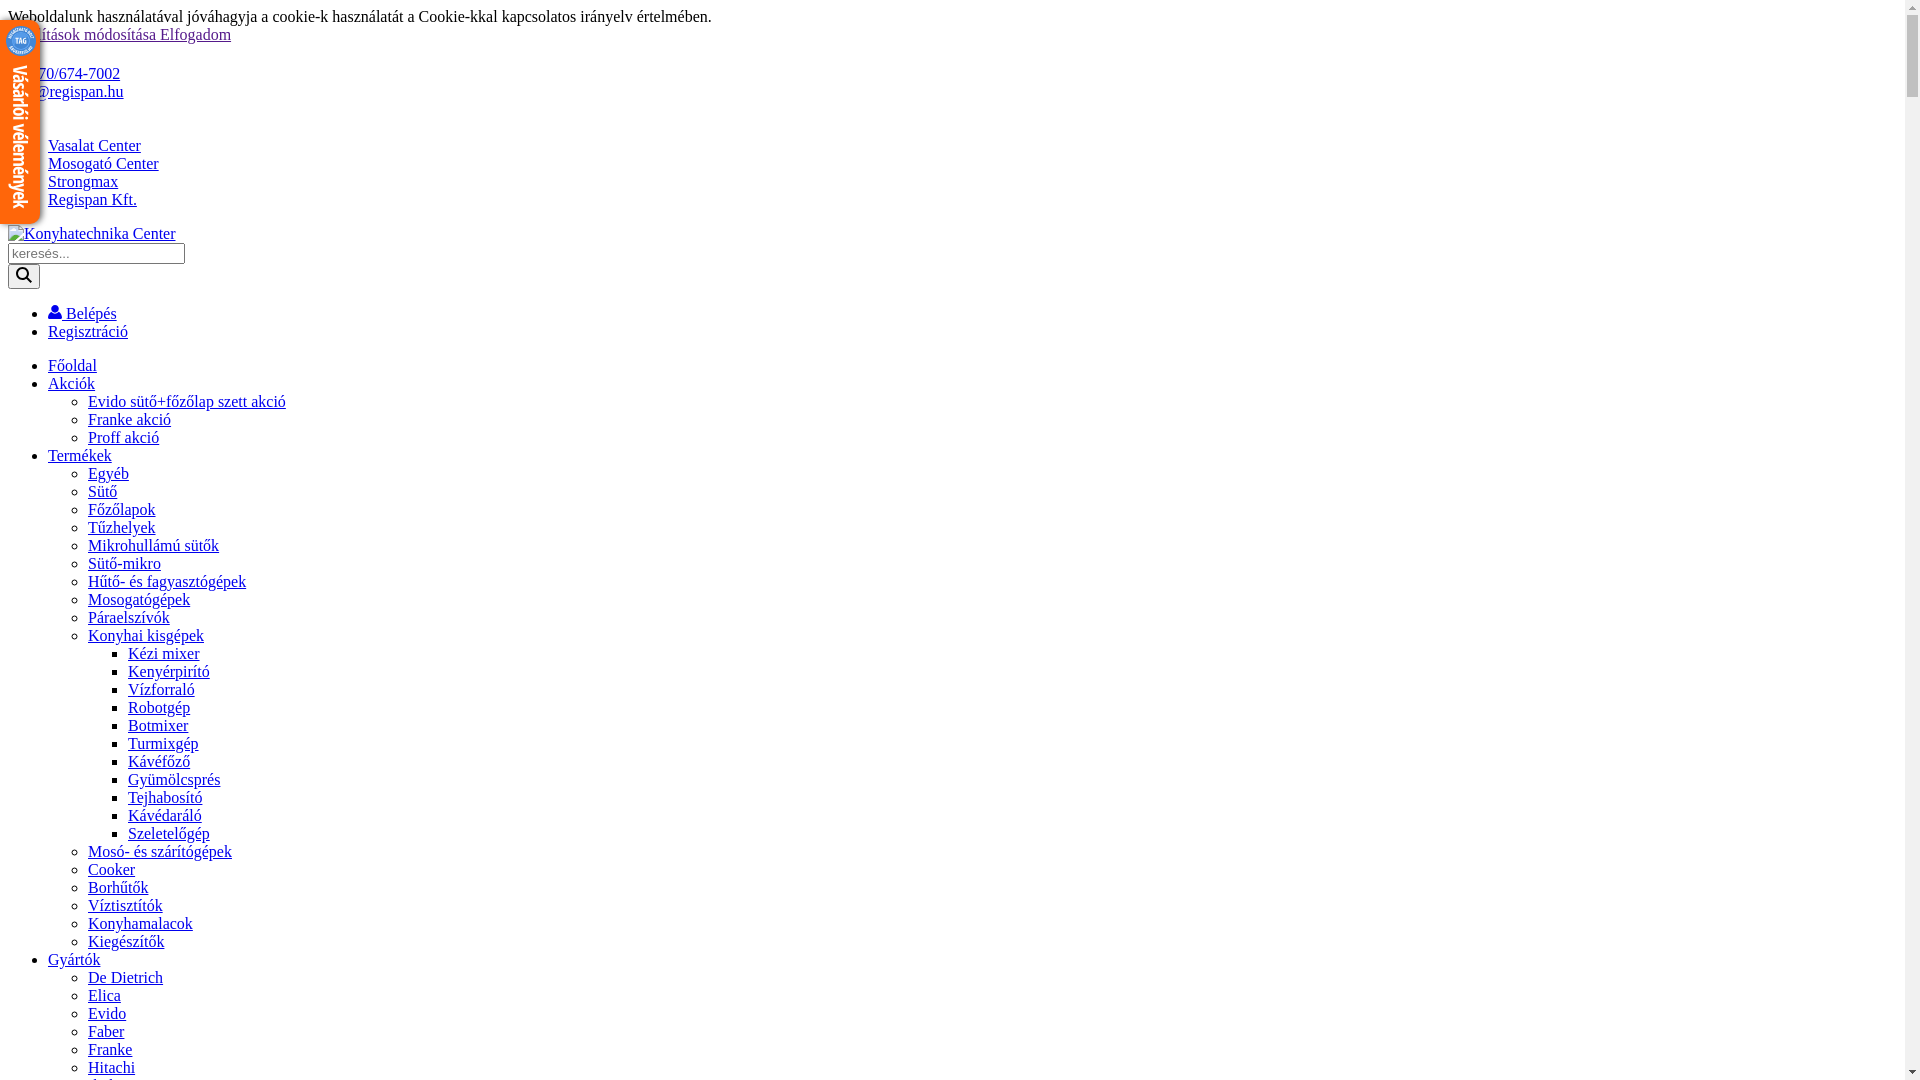  Describe the element at coordinates (104, 1031) in the screenshot. I see `'Faber'` at that location.